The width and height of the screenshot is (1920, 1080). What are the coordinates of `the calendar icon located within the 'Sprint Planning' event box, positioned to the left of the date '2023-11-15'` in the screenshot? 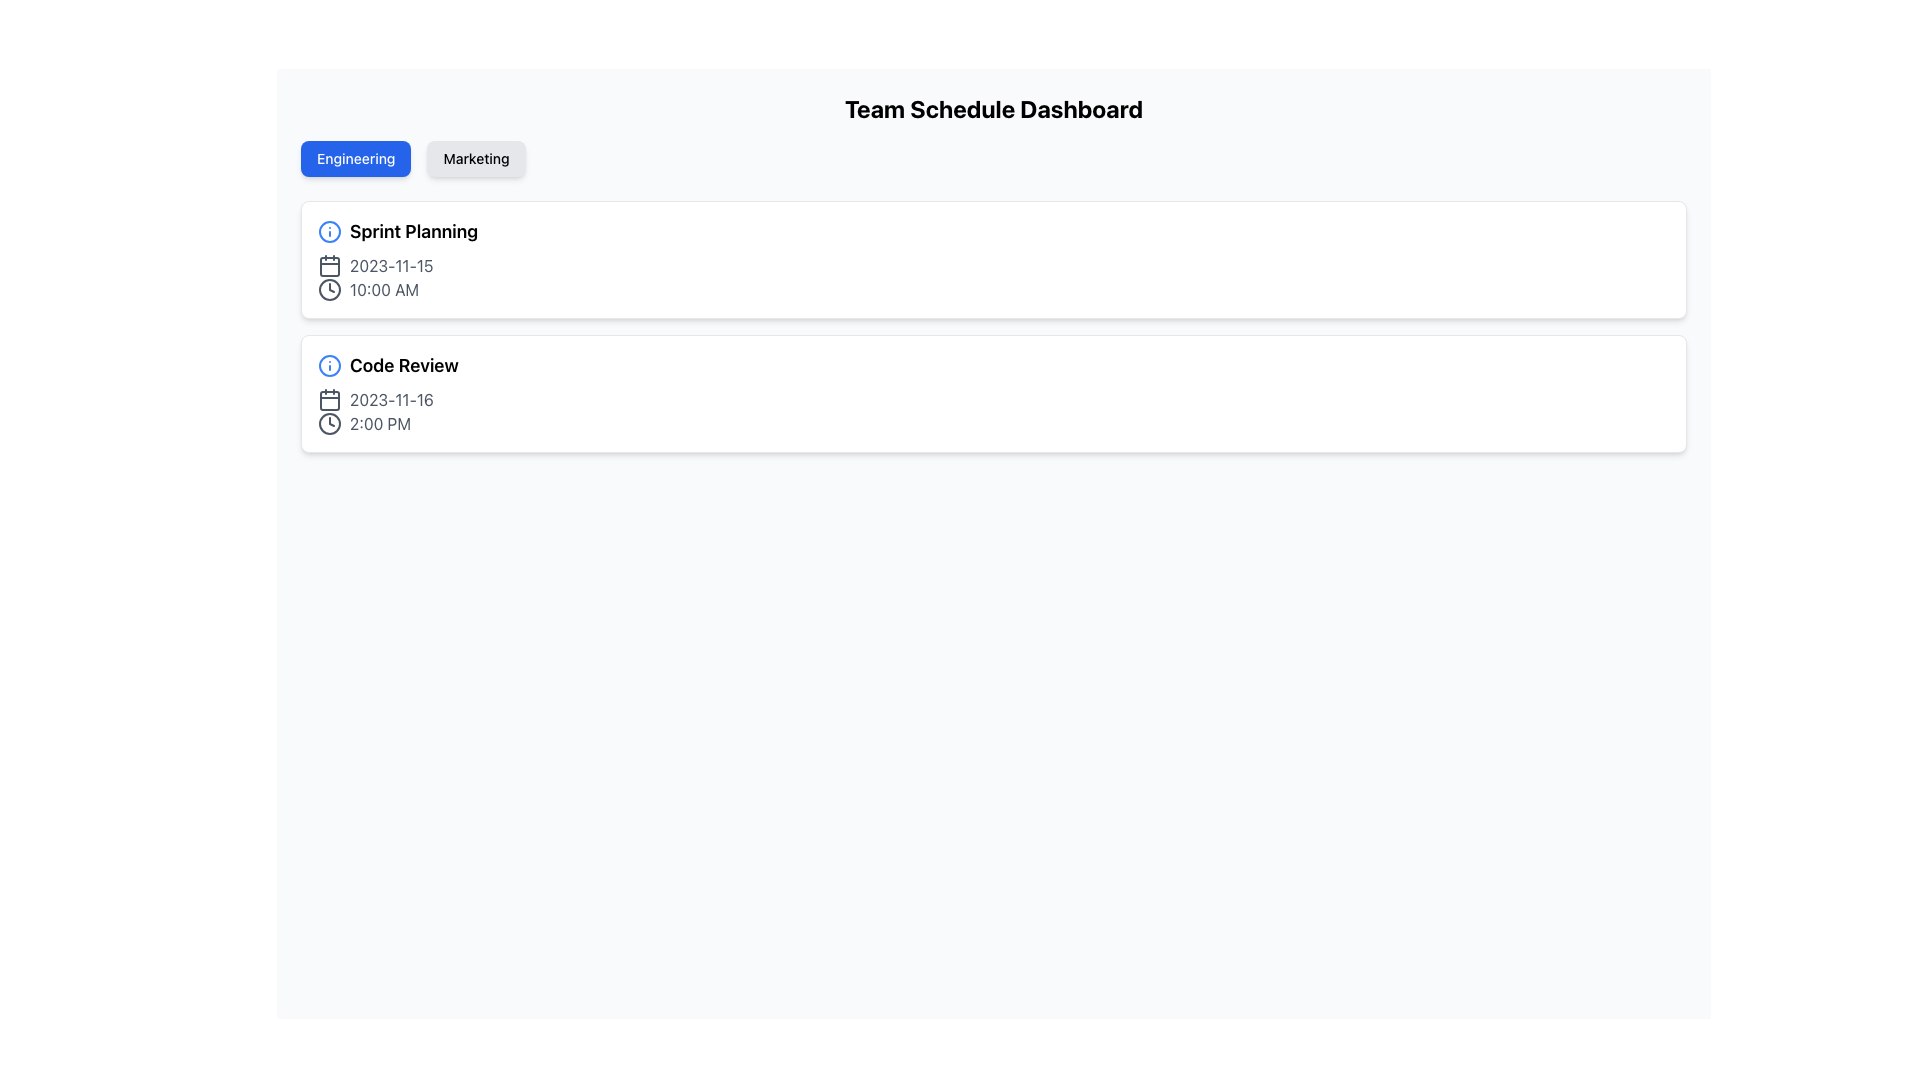 It's located at (330, 265).